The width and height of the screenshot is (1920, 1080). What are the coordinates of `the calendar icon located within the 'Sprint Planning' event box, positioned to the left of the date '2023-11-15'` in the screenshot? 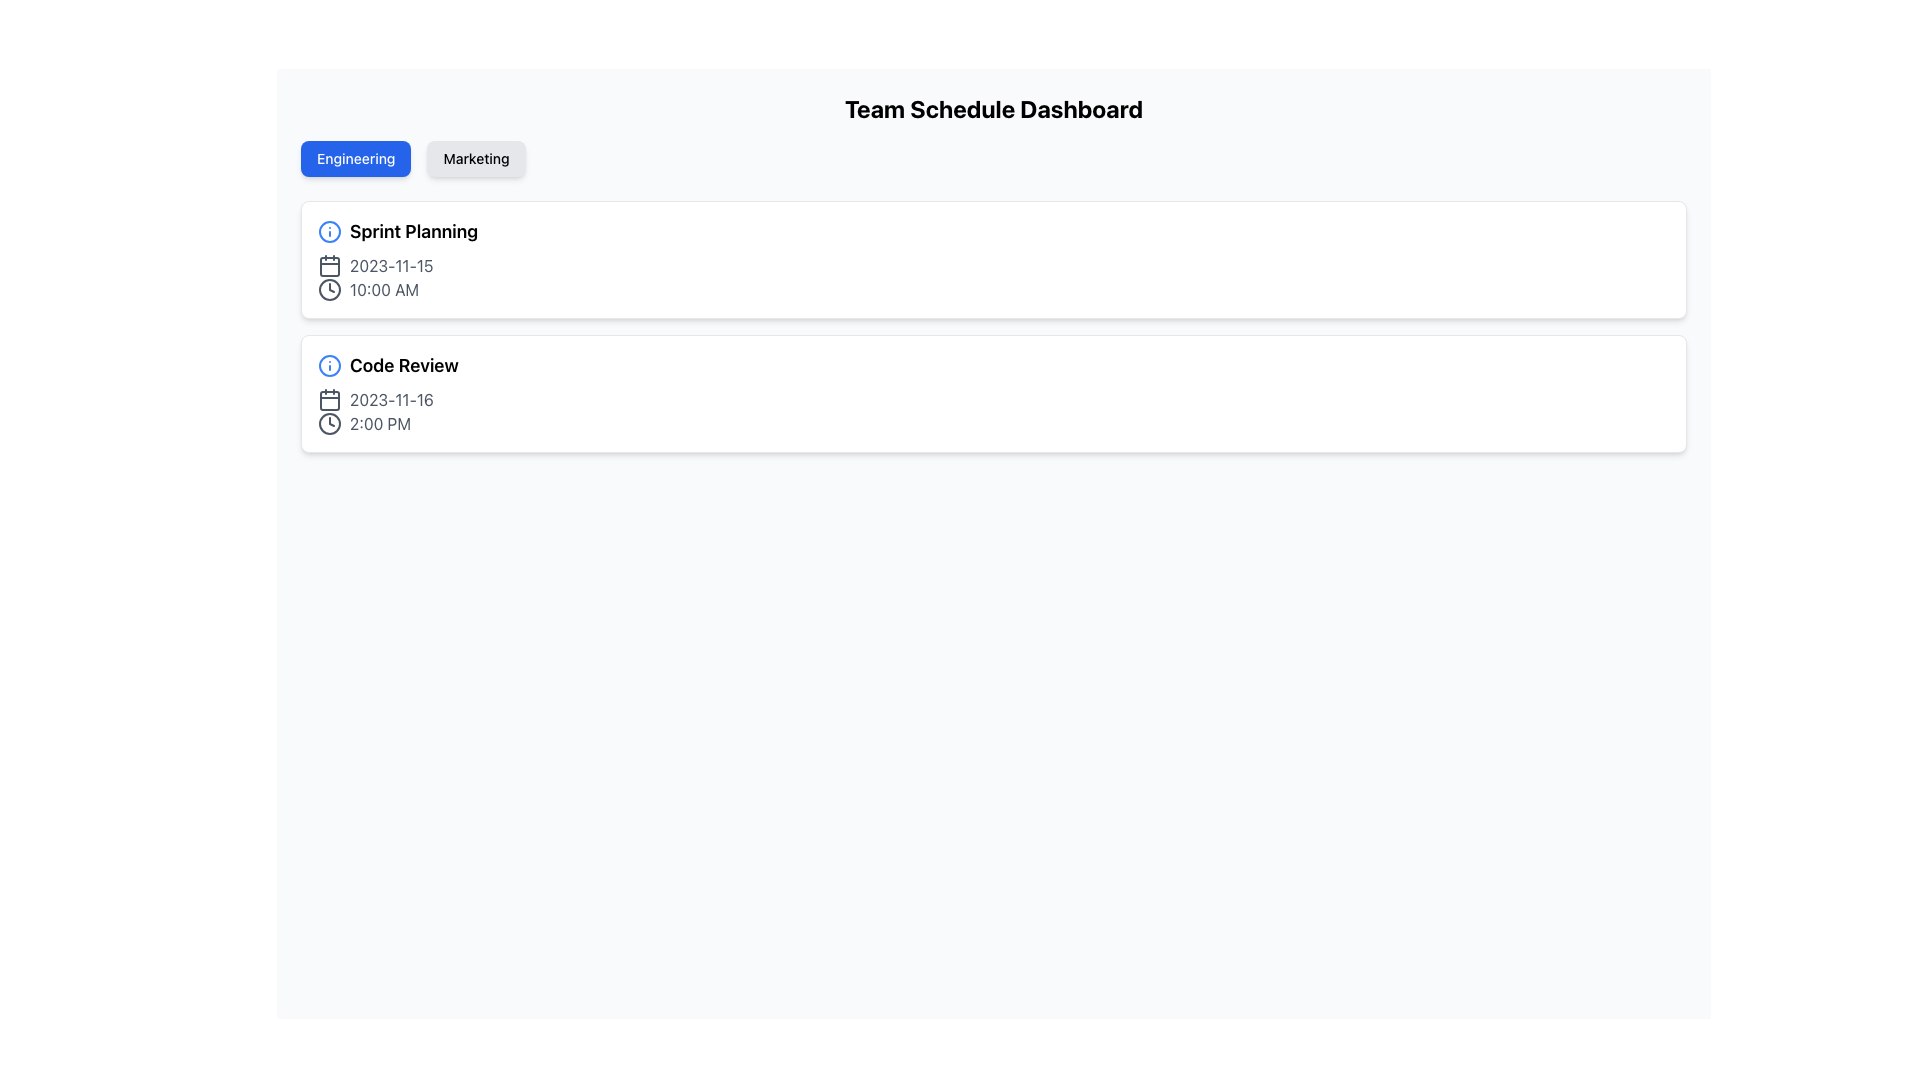 It's located at (330, 265).